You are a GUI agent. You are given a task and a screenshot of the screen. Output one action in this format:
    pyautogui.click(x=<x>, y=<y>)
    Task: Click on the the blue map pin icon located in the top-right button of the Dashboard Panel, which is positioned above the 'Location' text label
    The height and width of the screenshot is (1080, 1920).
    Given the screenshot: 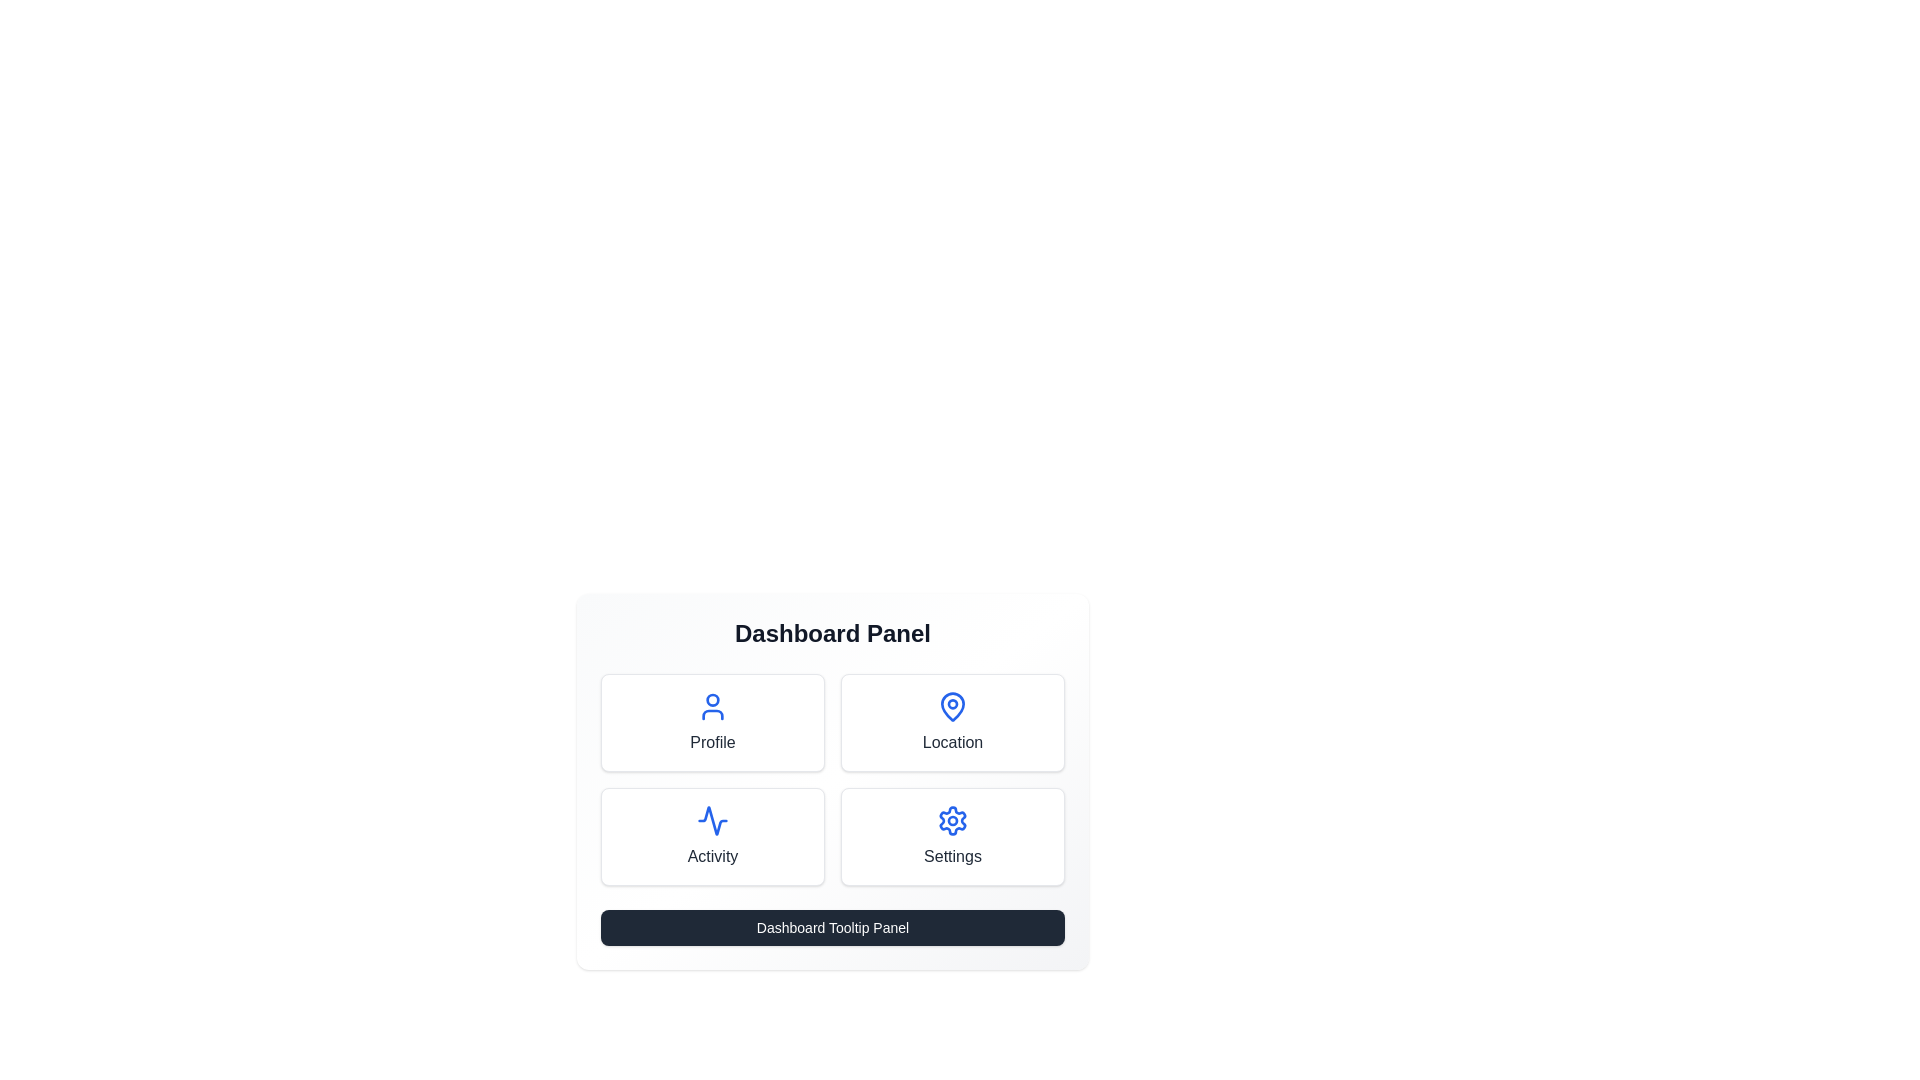 What is the action you would take?
    pyautogui.click(x=952, y=705)
    